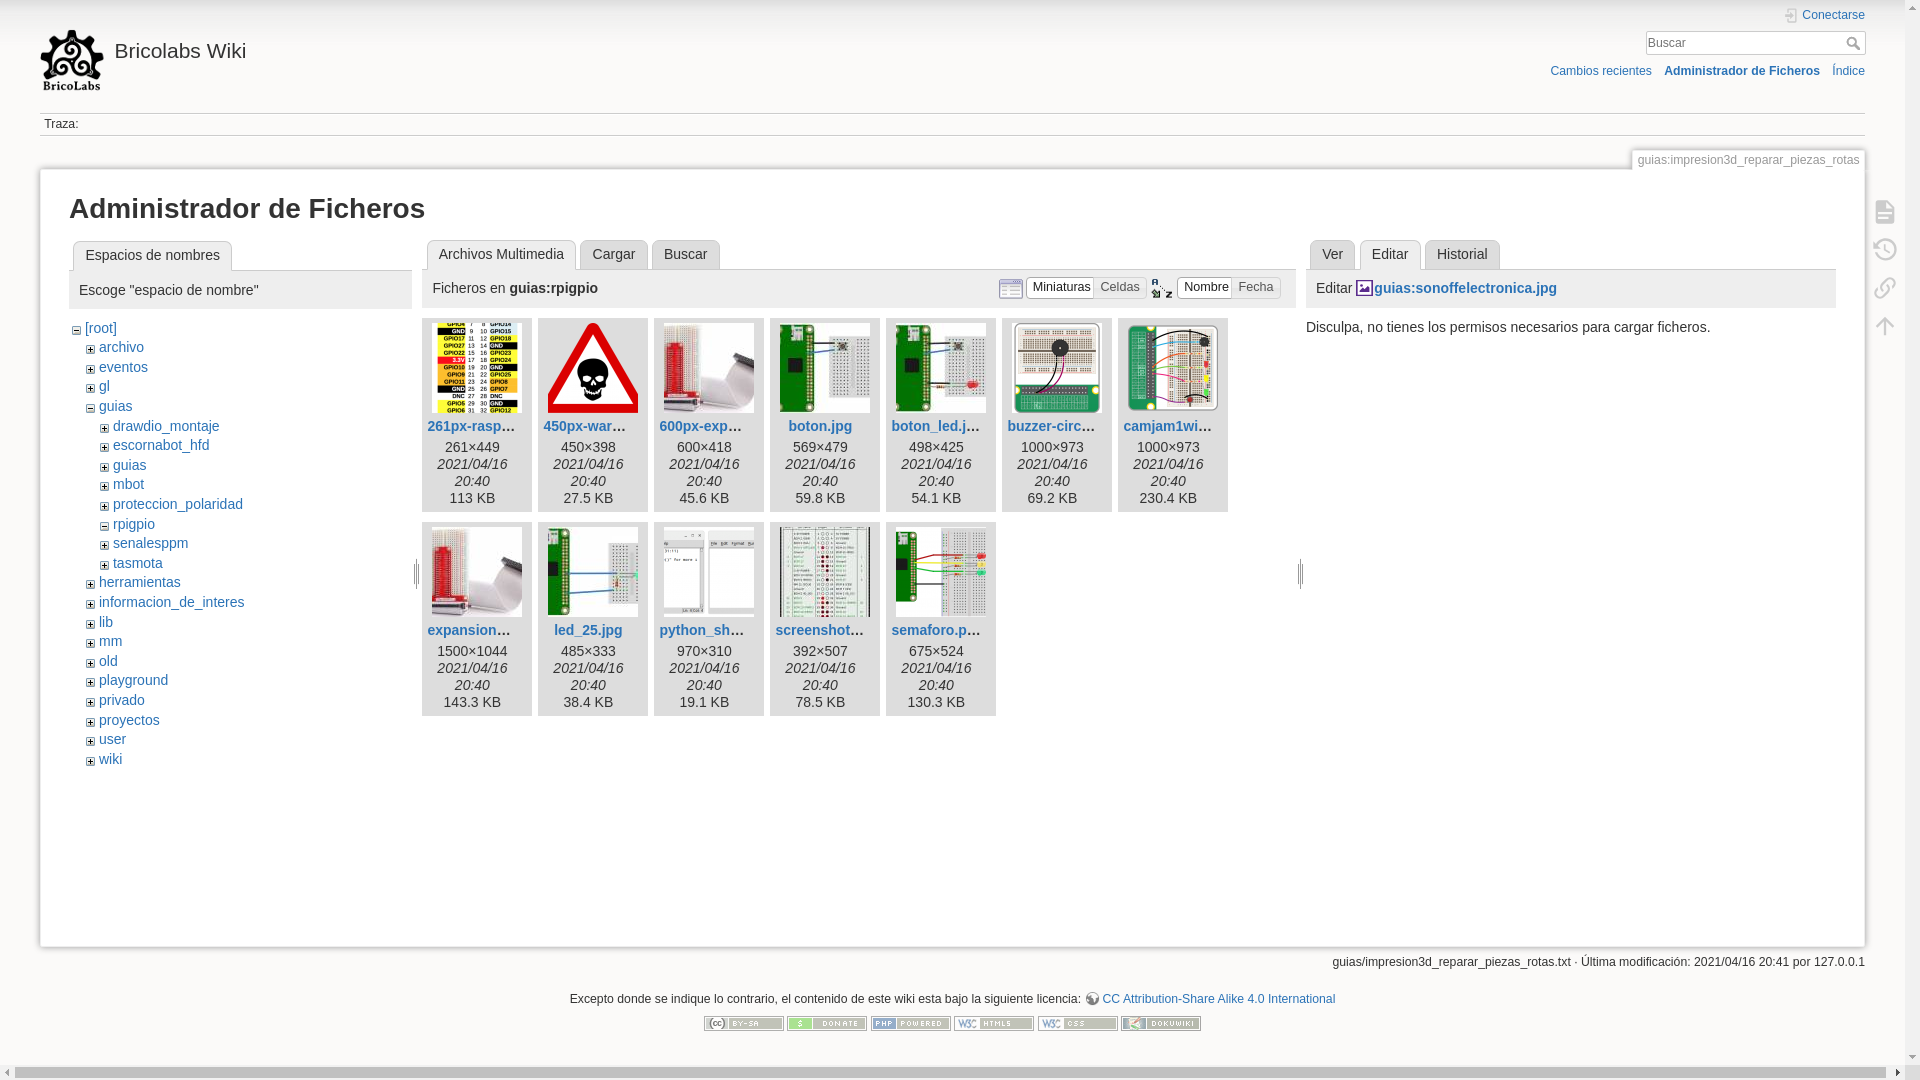 The image size is (1920, 1080). Describe the element at coordinates (1884, 325) in the screenshot. I see `'Volver arriba [t]'` at that location.